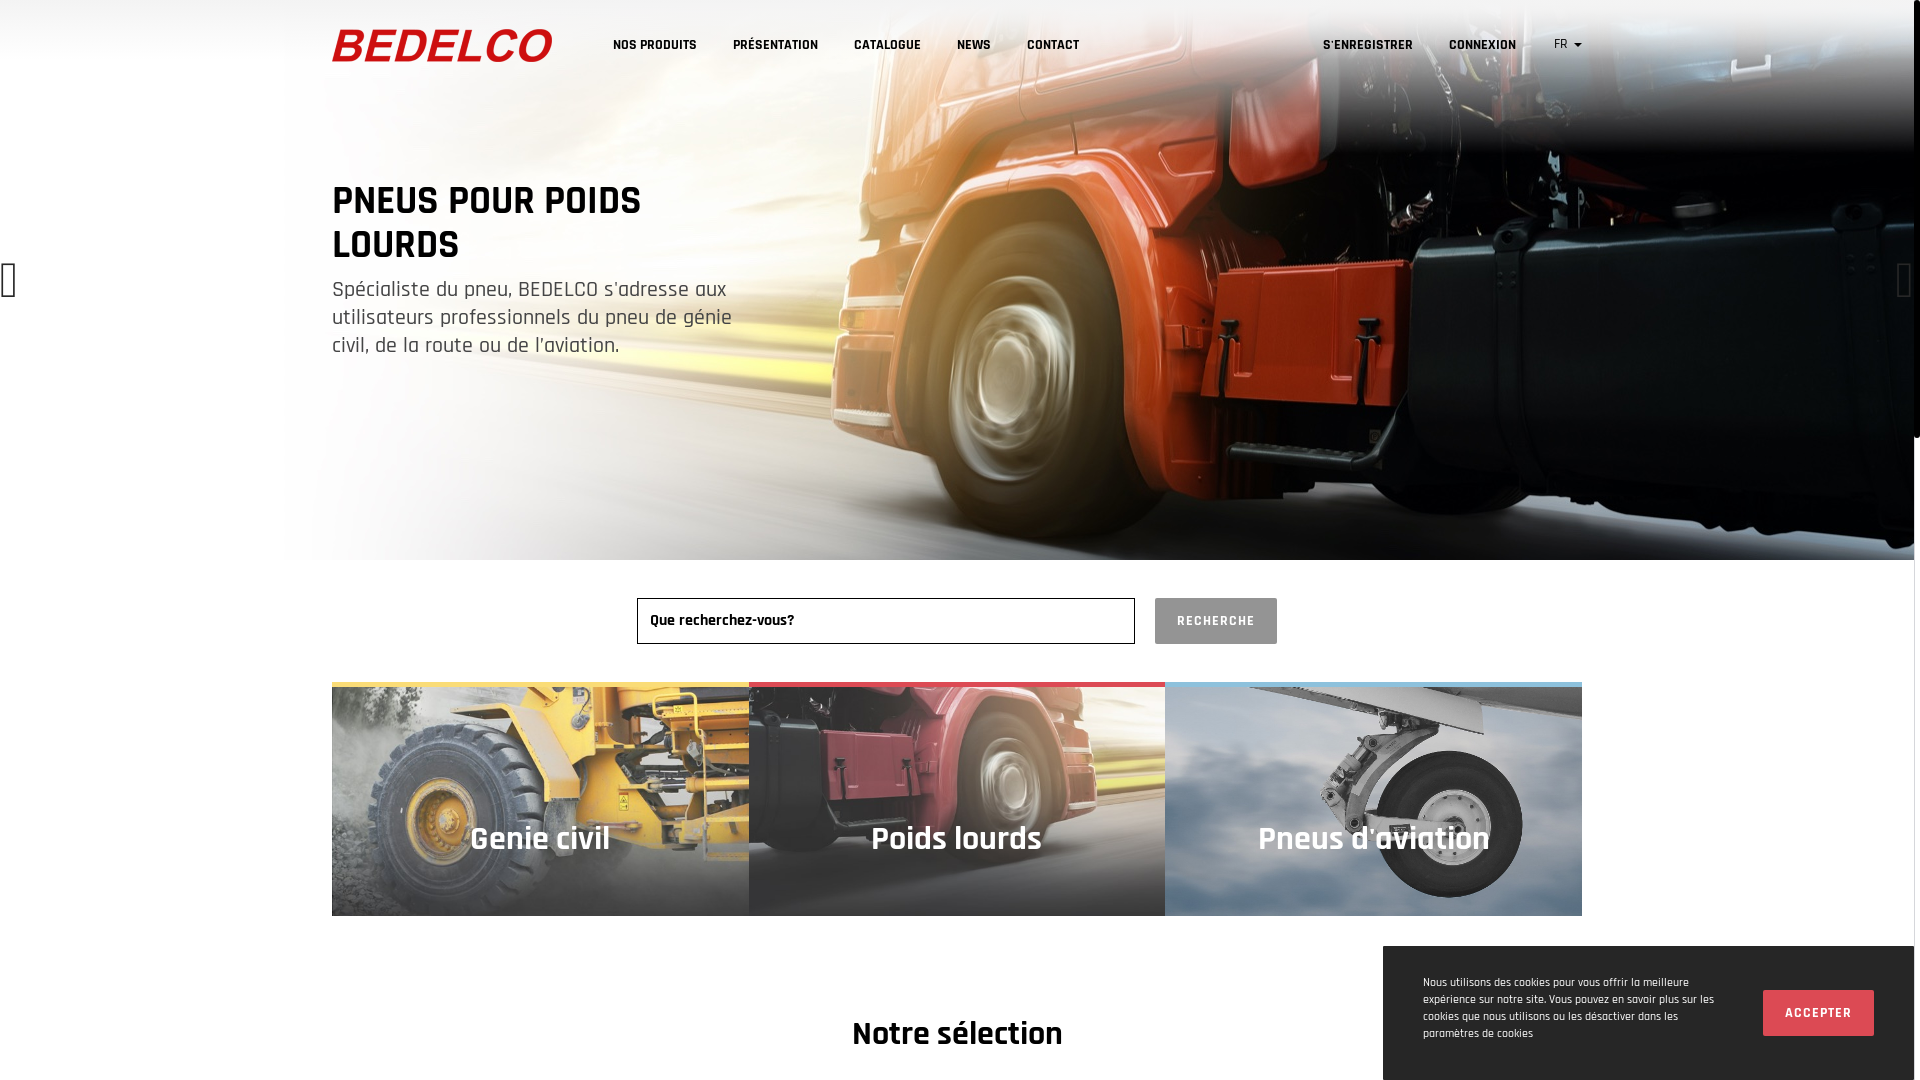 This screenshot has height=1080, width=1920. What do you see at coordinates (1818, 1013) in the screenshot?
I see `'ACCEPTER'` at bounding box center [1818, 1013].